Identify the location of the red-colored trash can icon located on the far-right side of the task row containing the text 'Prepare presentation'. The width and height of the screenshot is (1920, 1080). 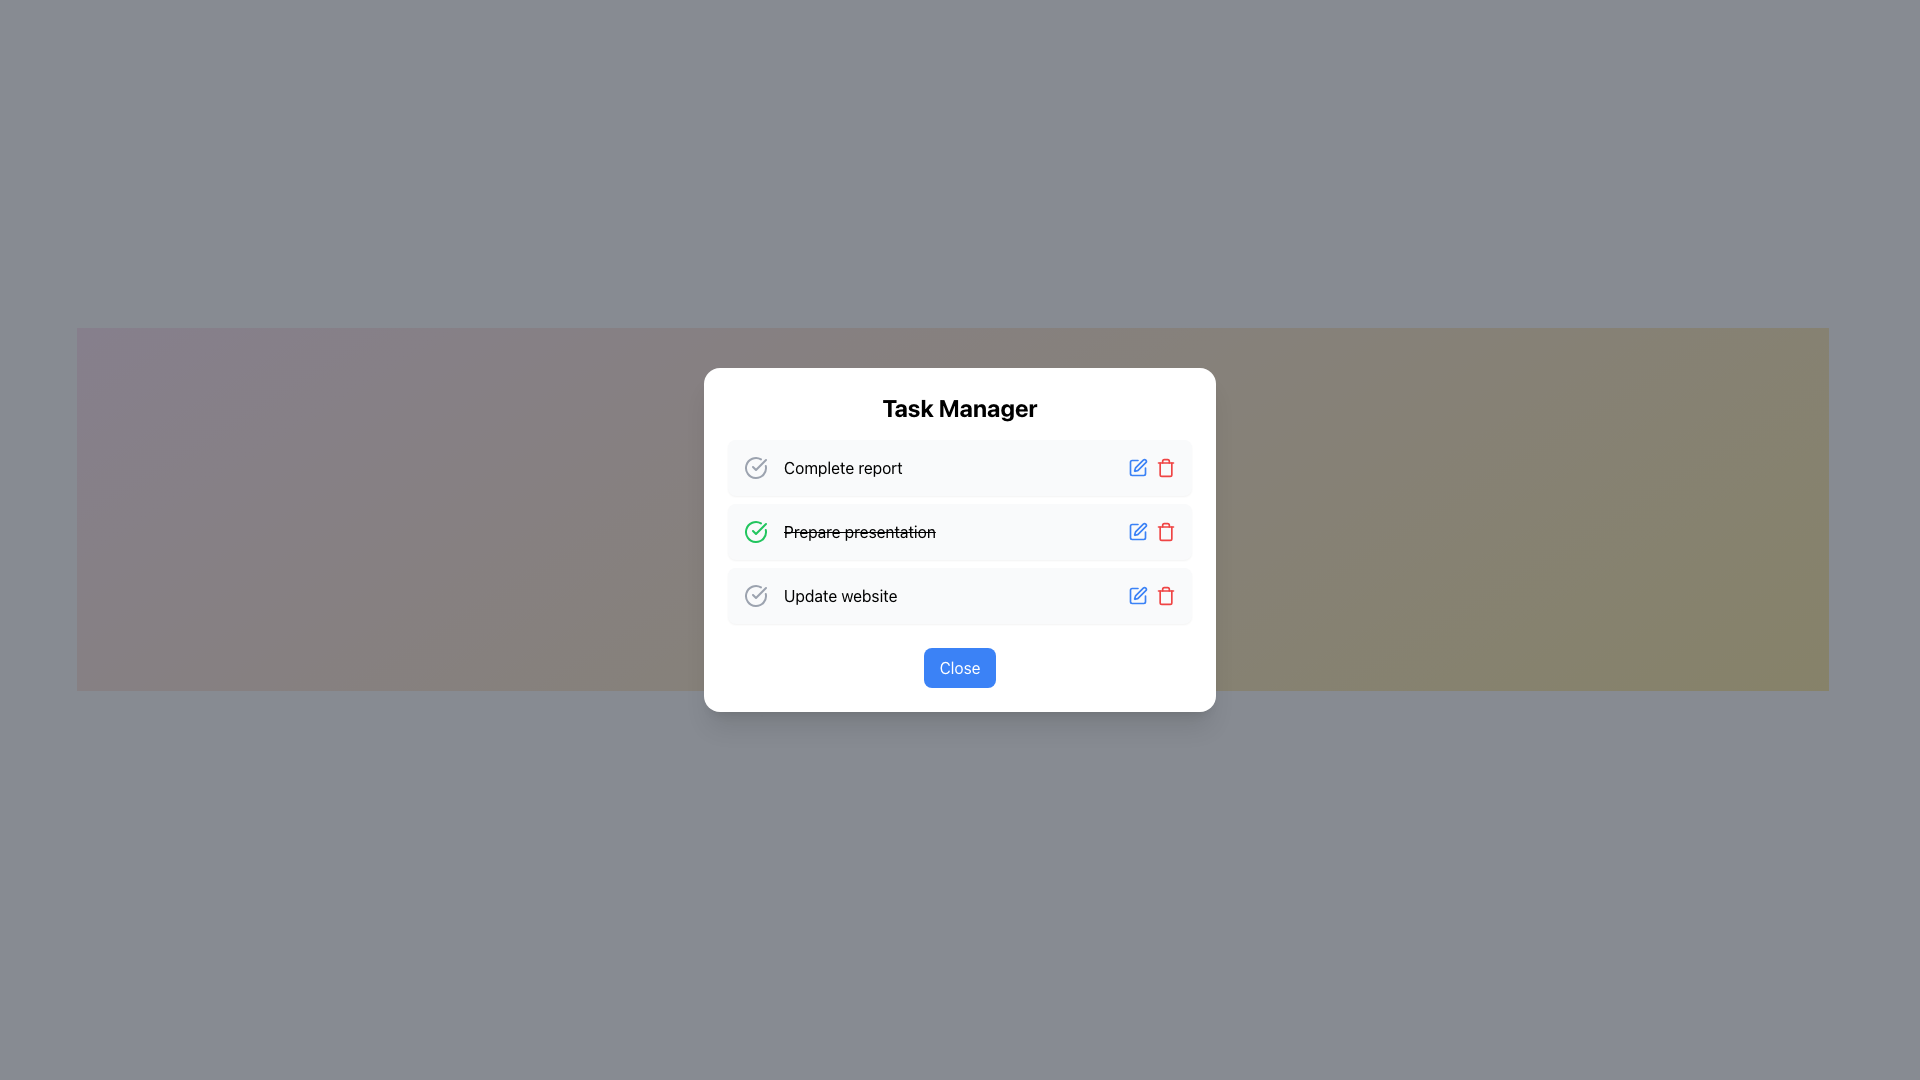
(1166, 467).